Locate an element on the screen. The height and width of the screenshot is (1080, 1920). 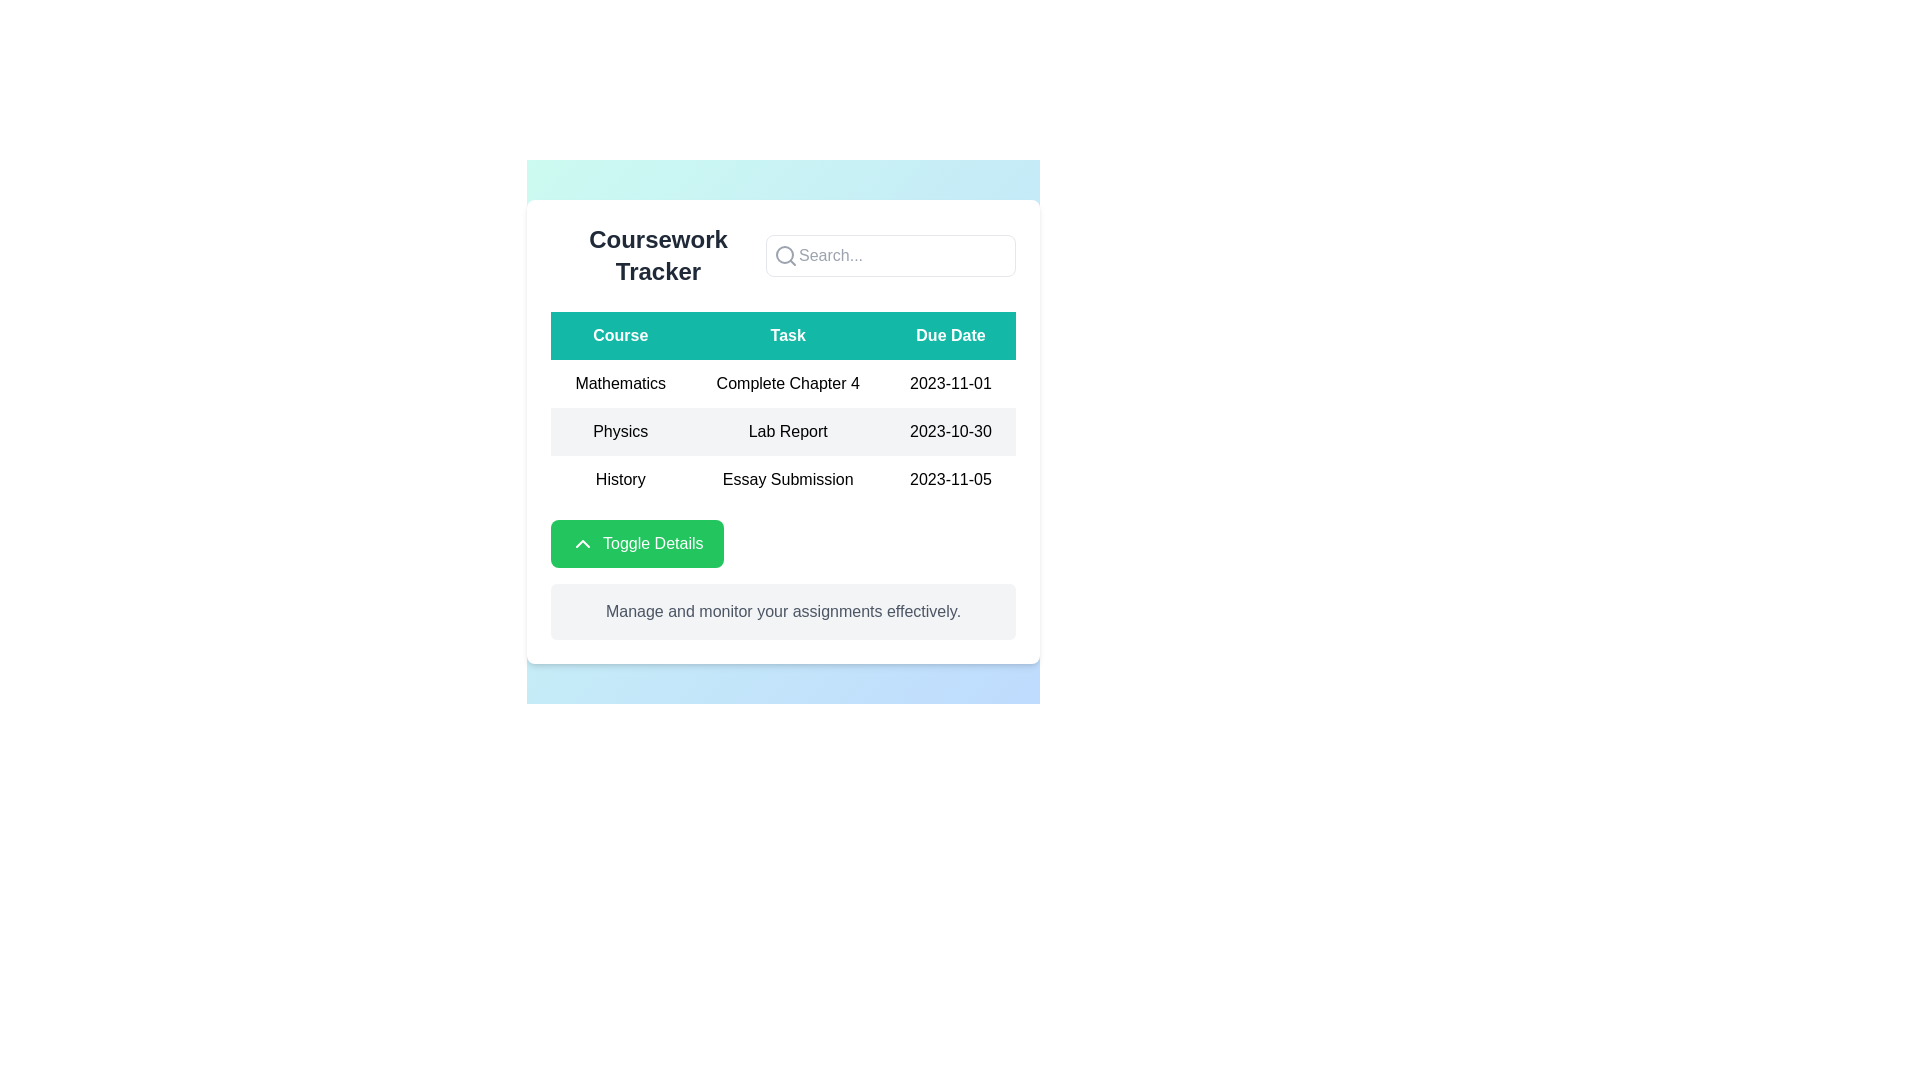
the search icon located on the left side of the input text box within the search field at the top-right section of the UI window is located at coordinates (785, 254).